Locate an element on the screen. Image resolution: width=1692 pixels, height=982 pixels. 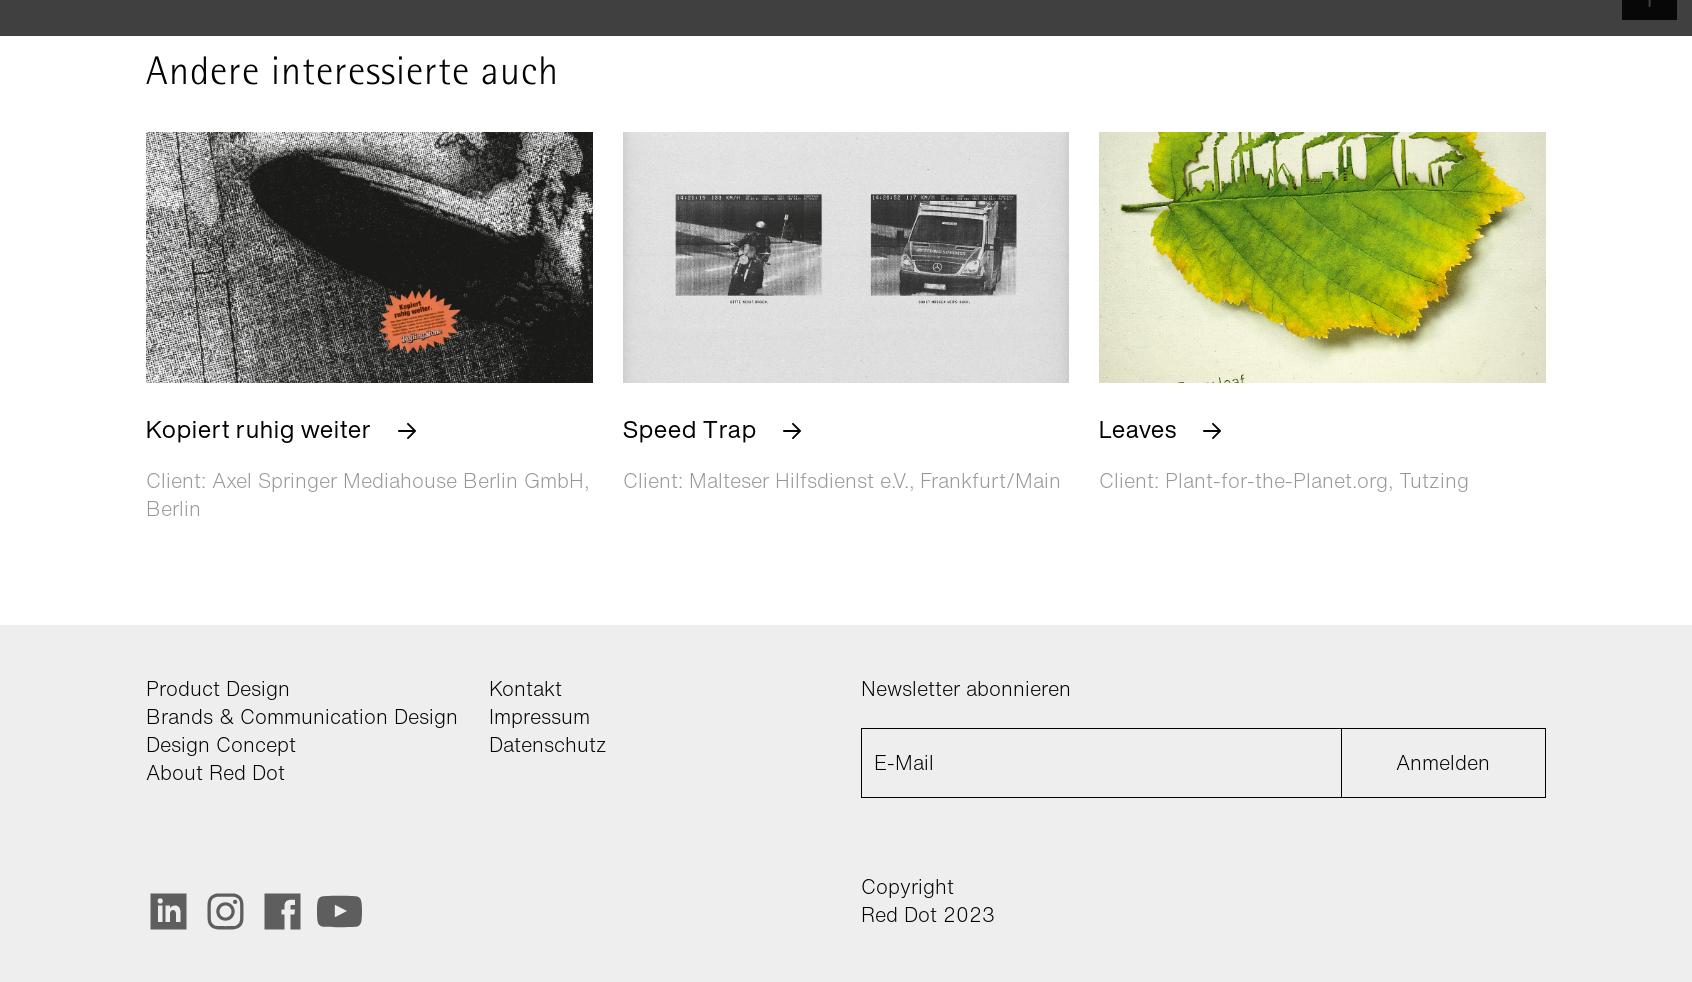
'Brands & Communication Design' is located at coordinates (301, 714).